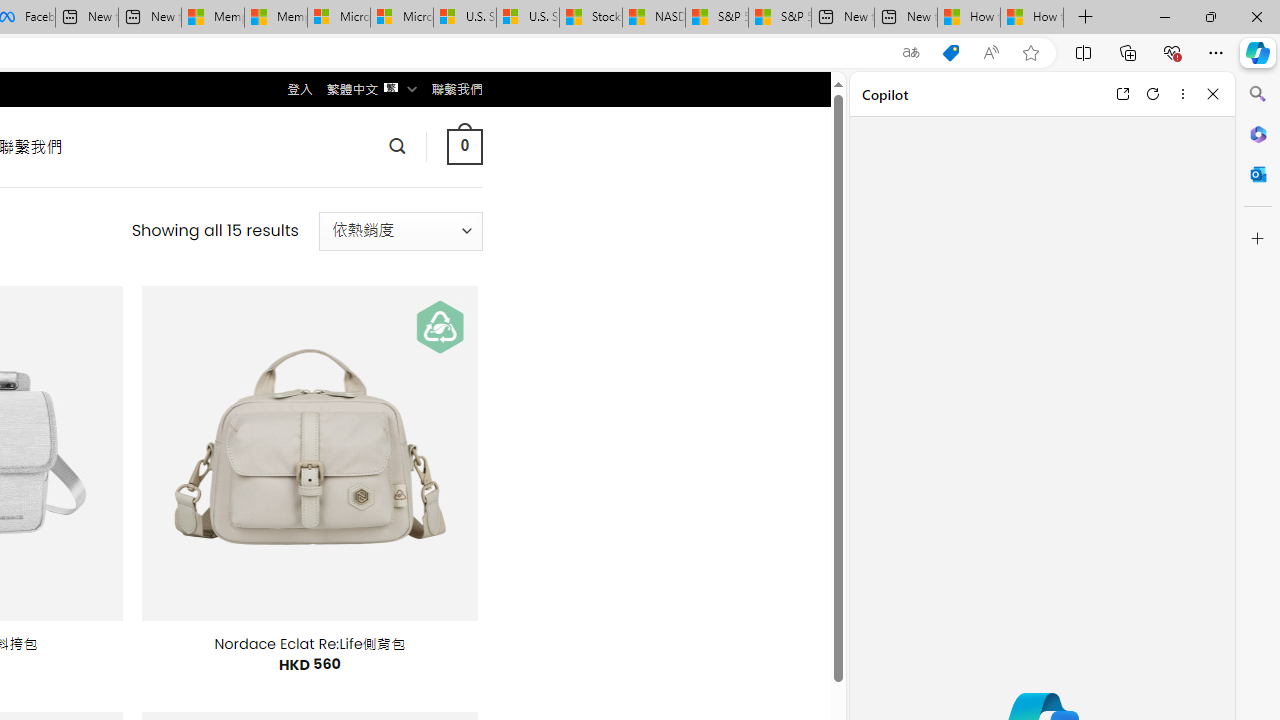 Image resolution: width=1280 pixels, height=720 pixels. I want to click on 'Microsoft 365', so click(1257, 133).